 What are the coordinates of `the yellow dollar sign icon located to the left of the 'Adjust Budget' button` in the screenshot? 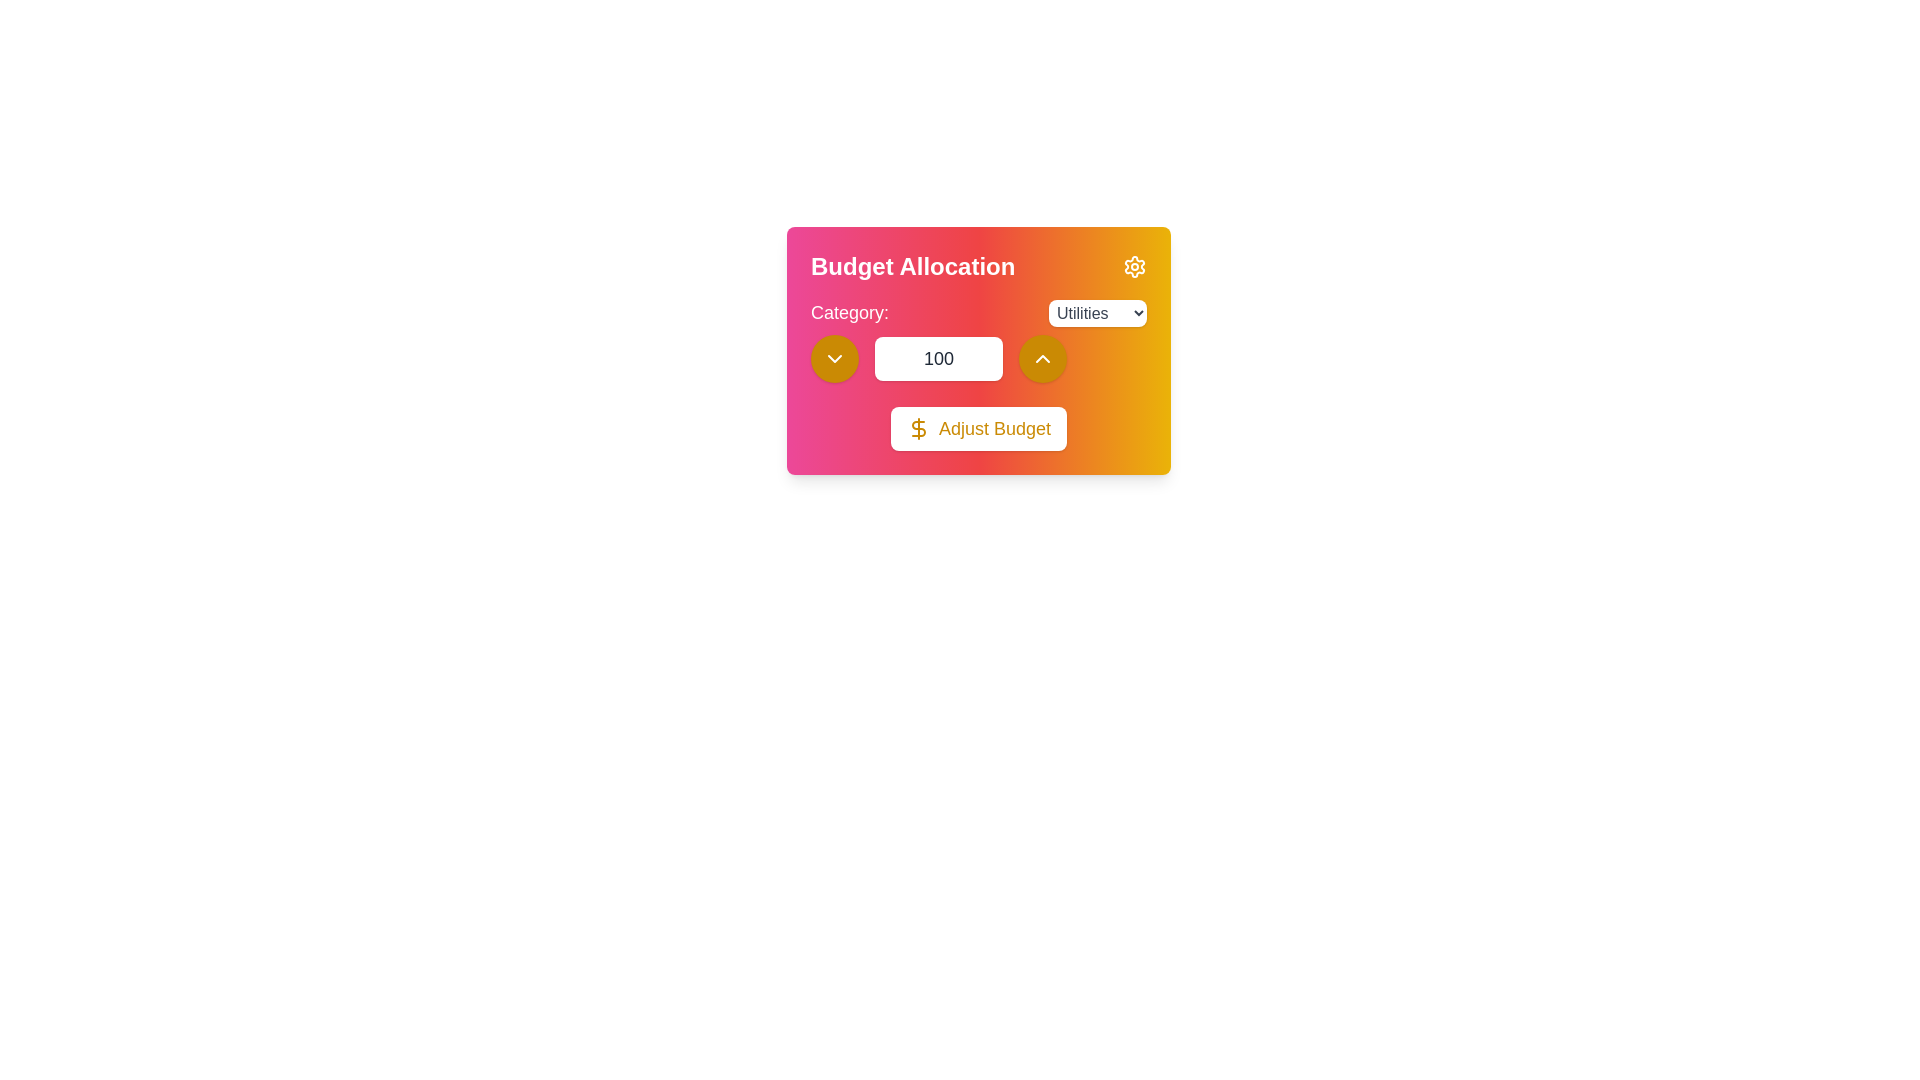 It's located at (917, 427).